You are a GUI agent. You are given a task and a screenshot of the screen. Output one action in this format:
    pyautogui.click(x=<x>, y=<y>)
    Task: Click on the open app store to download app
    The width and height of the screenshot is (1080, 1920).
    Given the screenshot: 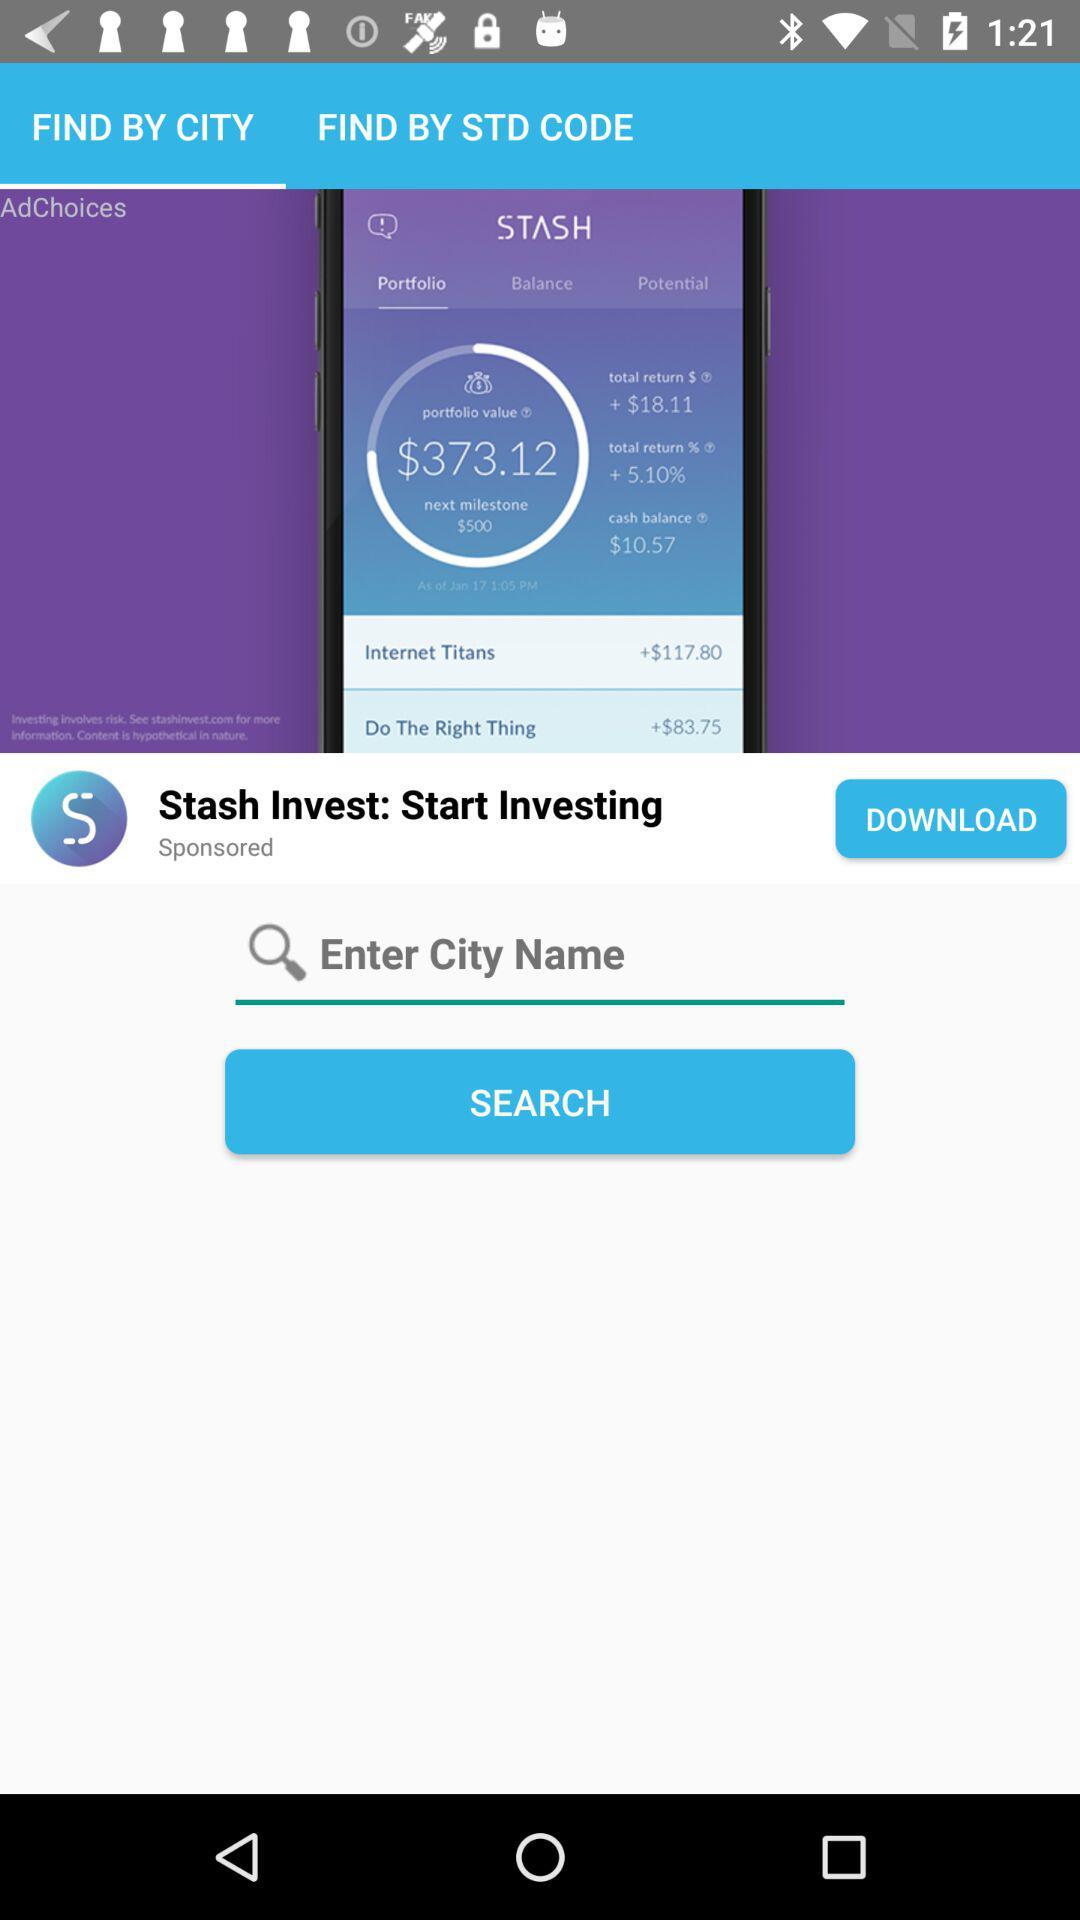 What is the action you would take?
    pyautogui.click(x=540, y=469)
    